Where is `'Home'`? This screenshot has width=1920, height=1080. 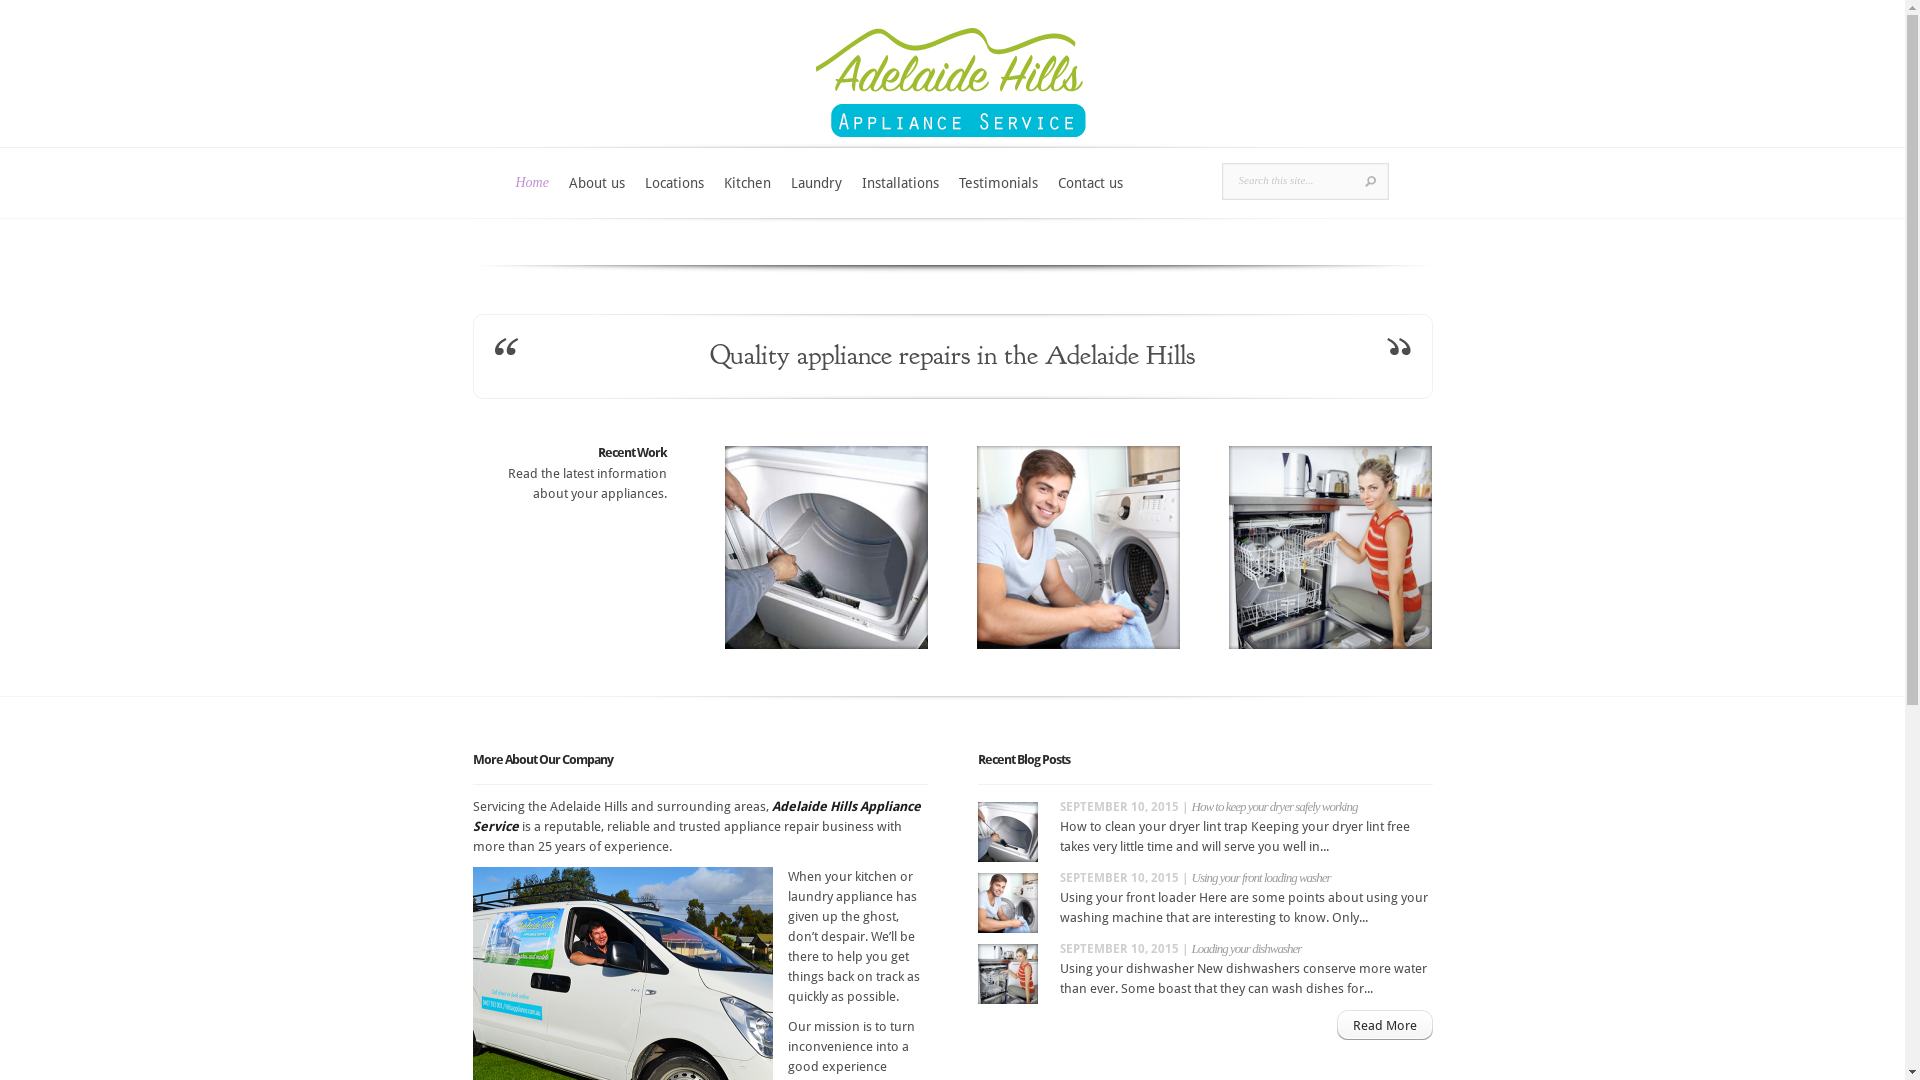 'Home' is located at coordinates (532, 195).